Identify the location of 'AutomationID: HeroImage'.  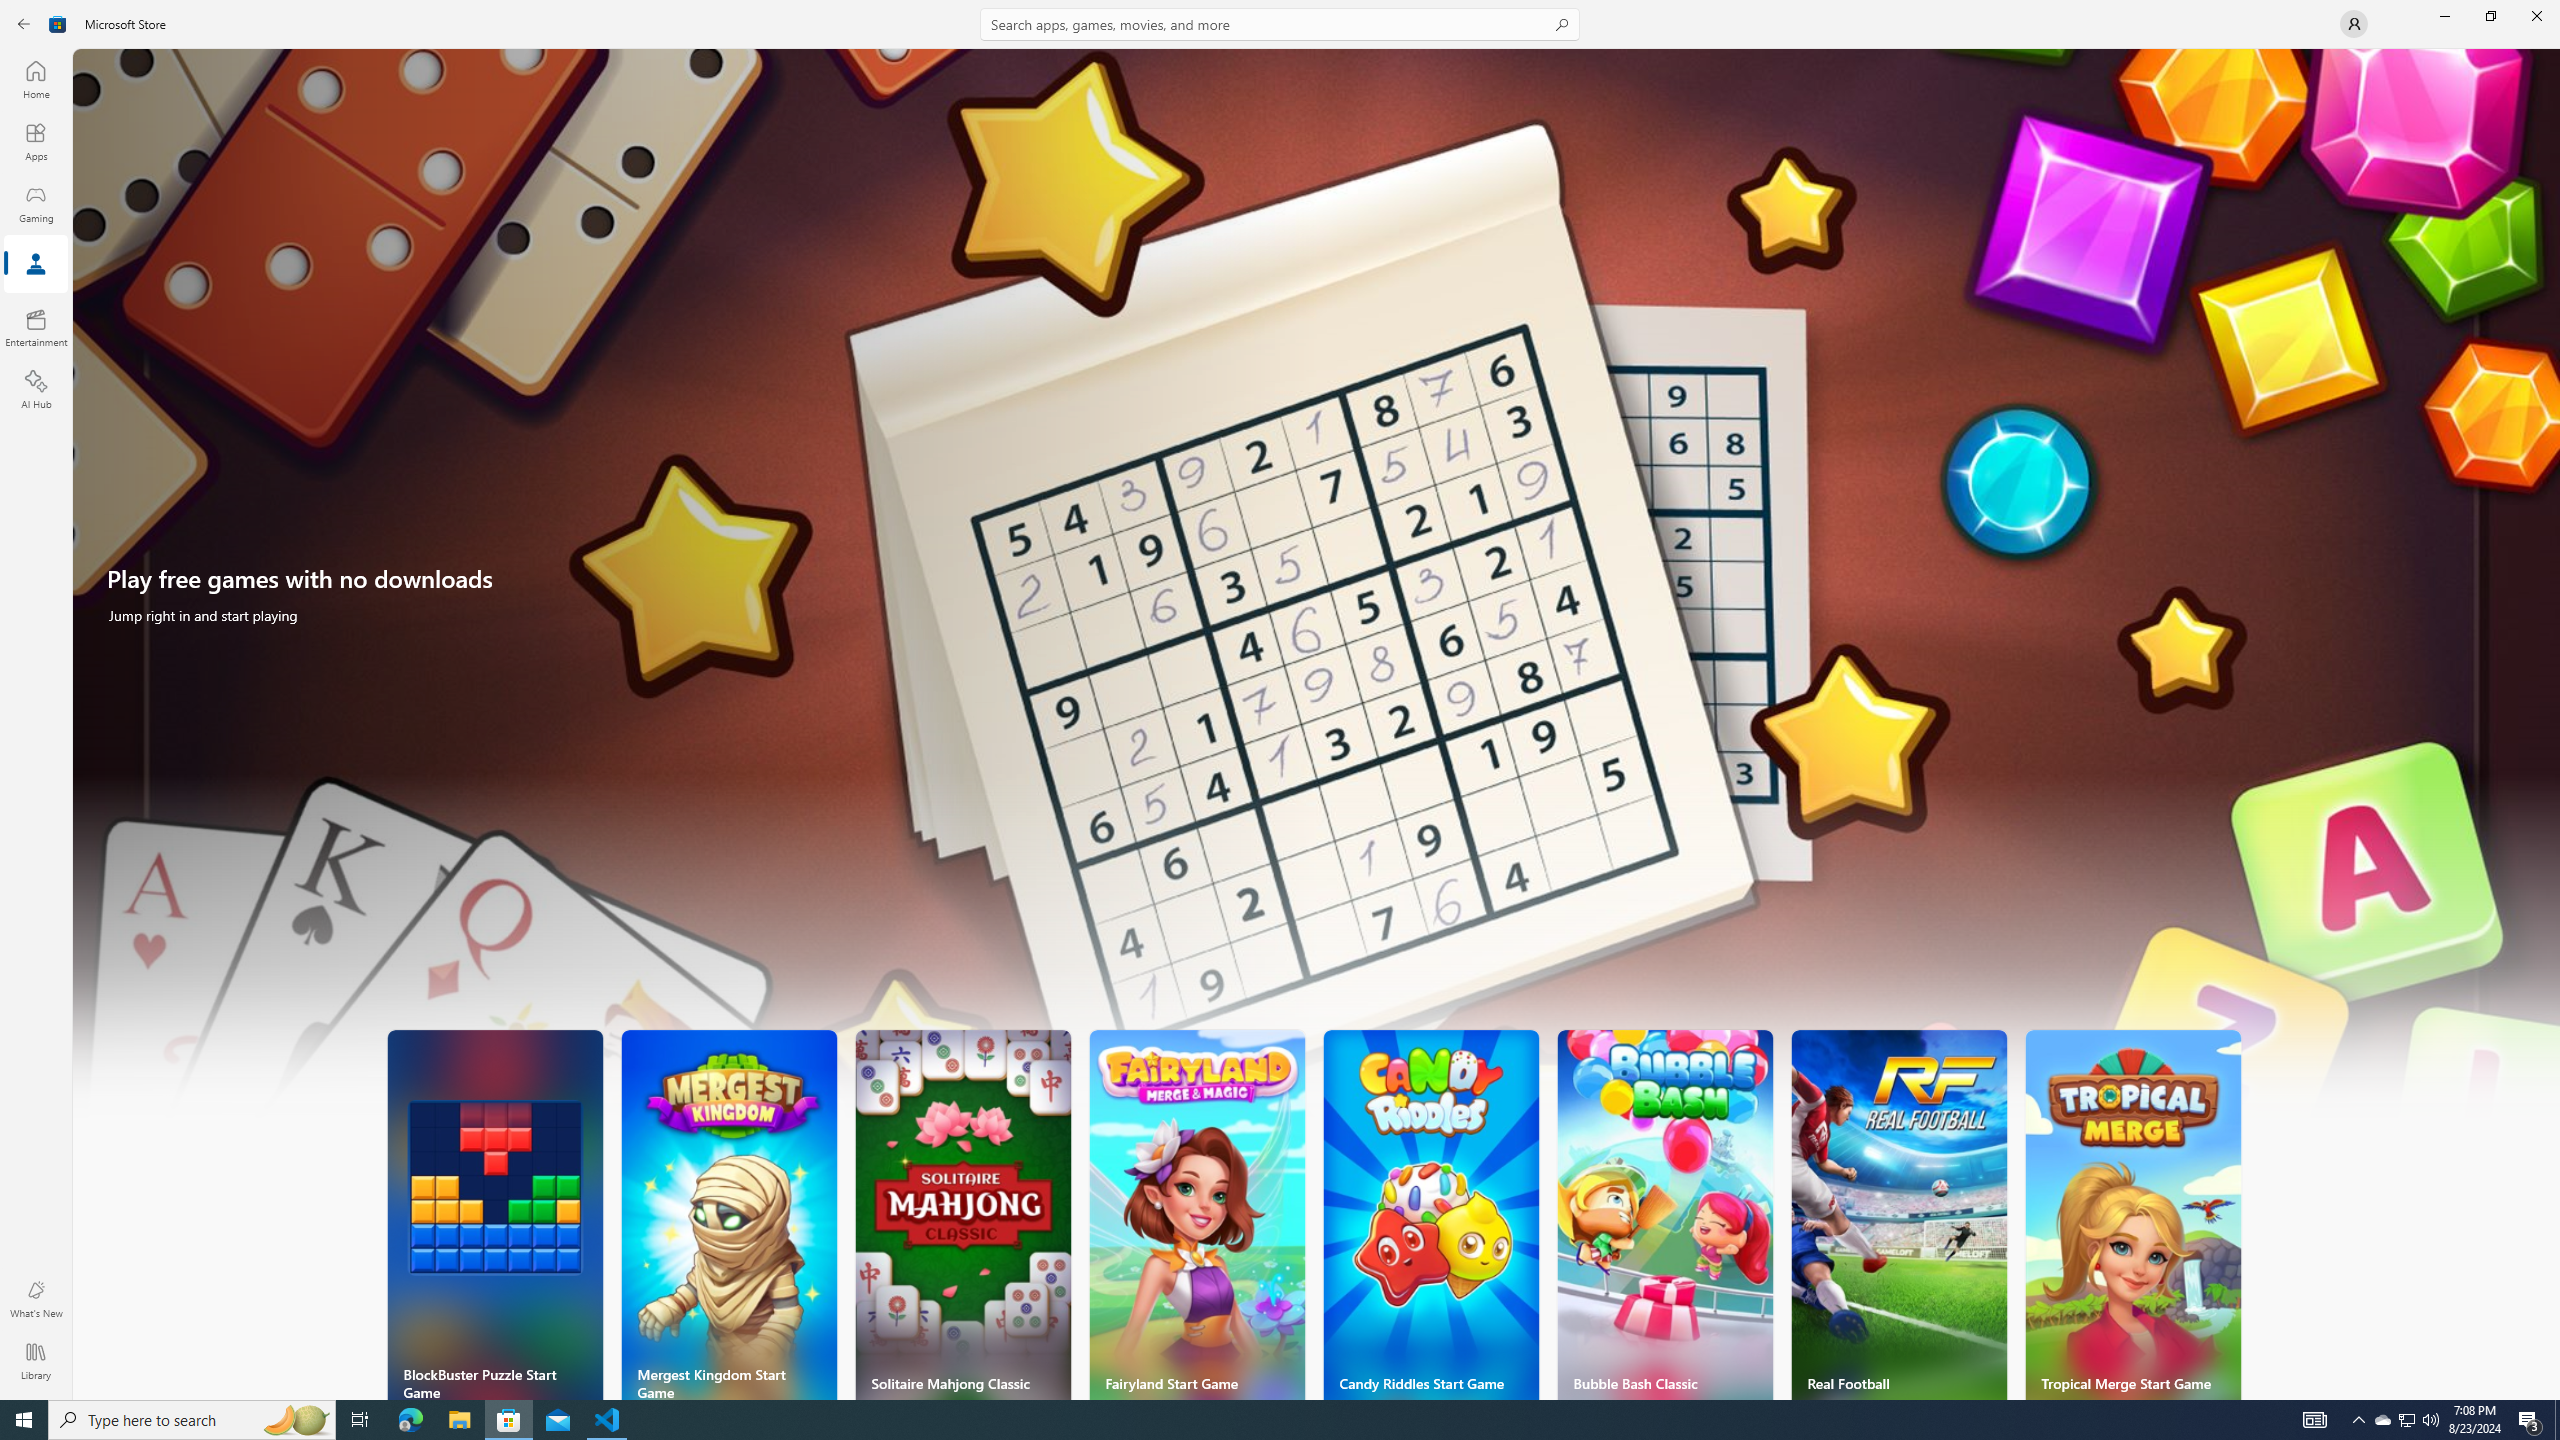
(1316, 593).